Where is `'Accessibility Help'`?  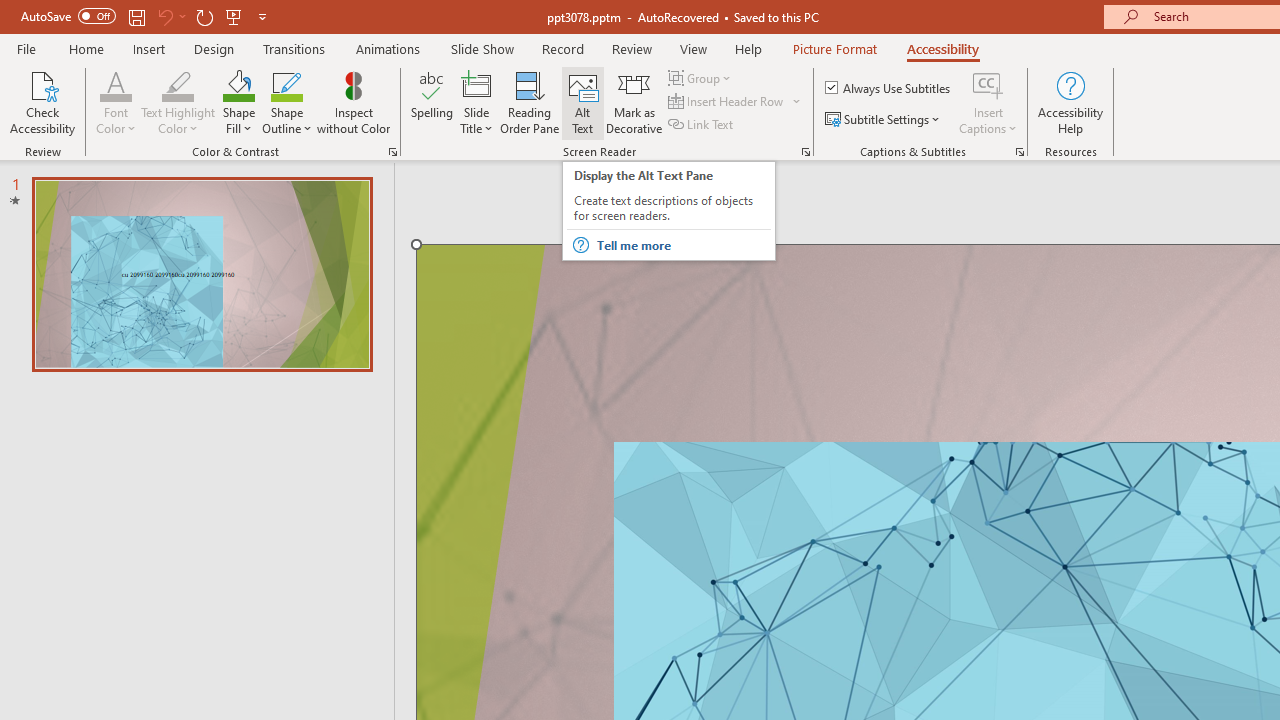
'Accessibility Help' is located at coordinates (1069, 103).